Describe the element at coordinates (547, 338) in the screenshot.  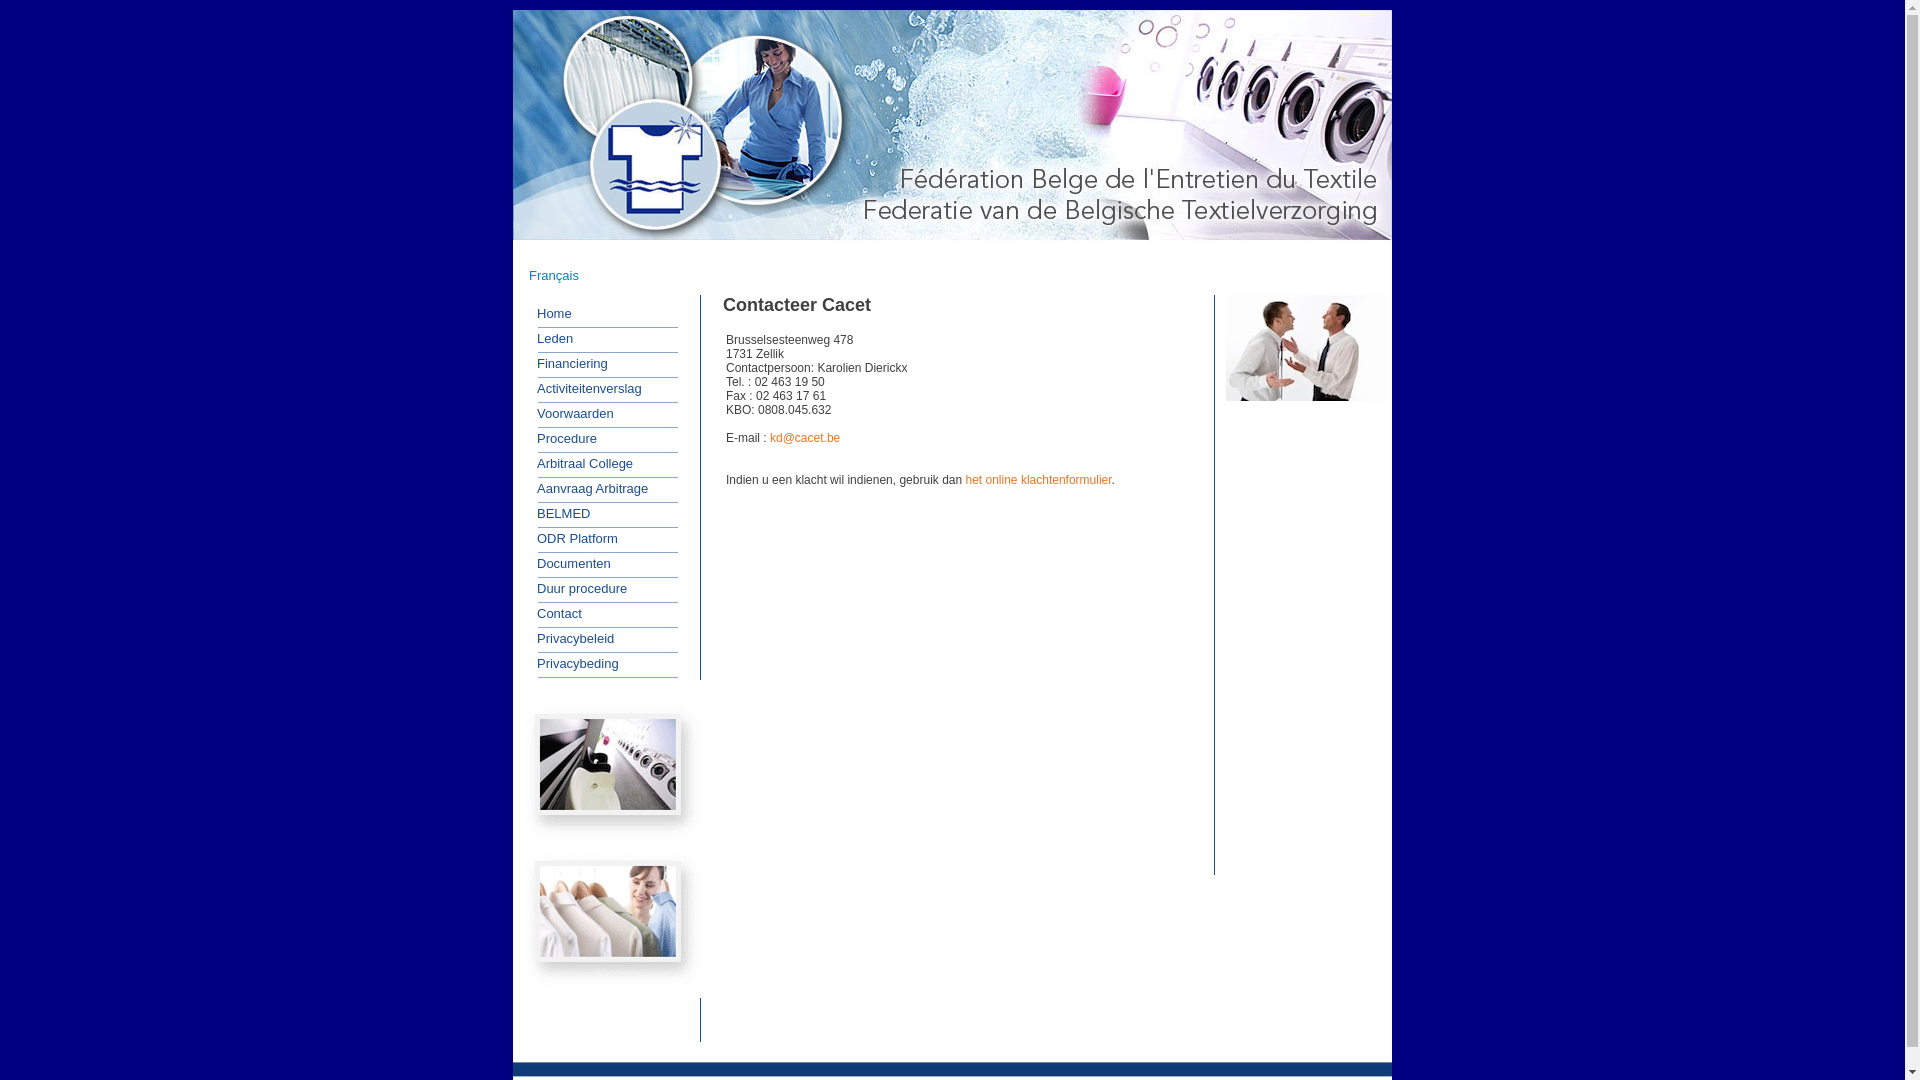
I see `'Leden'` at that location.